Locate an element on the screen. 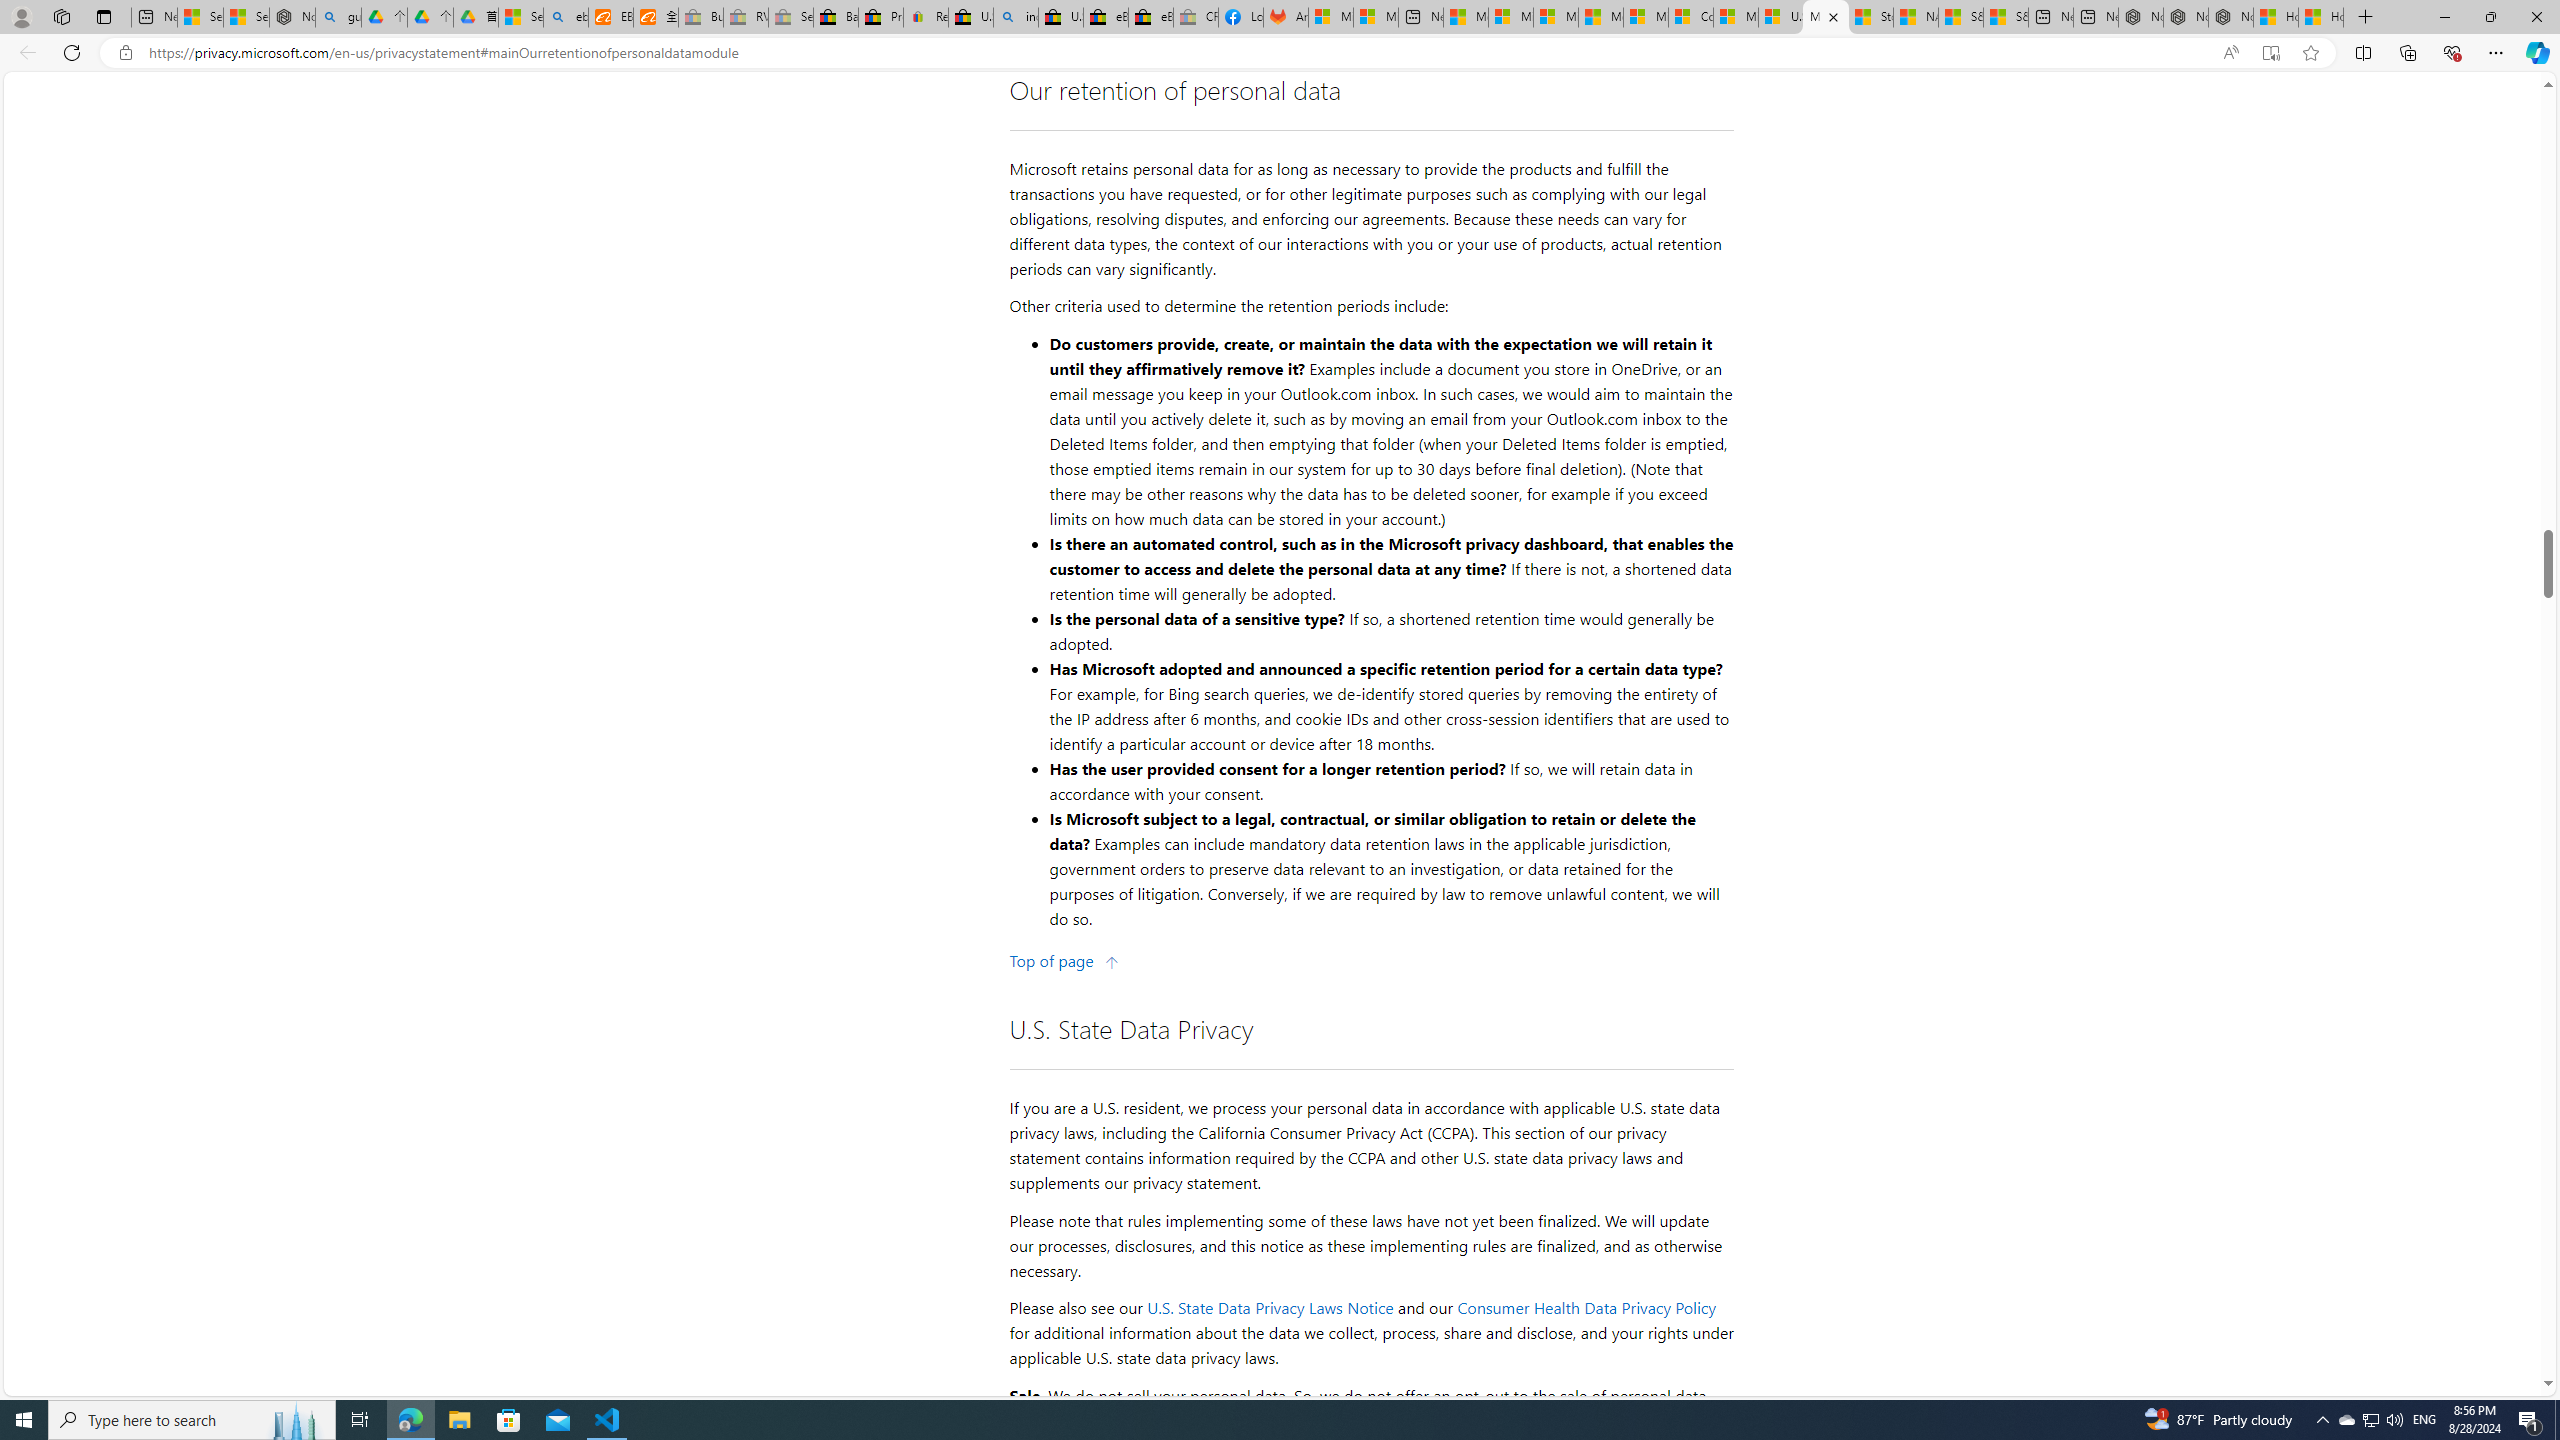 The height and width of the screenshot is (1440, 2560). 'Press Room - eBay Inc.' is located at coordinates (880, 16).